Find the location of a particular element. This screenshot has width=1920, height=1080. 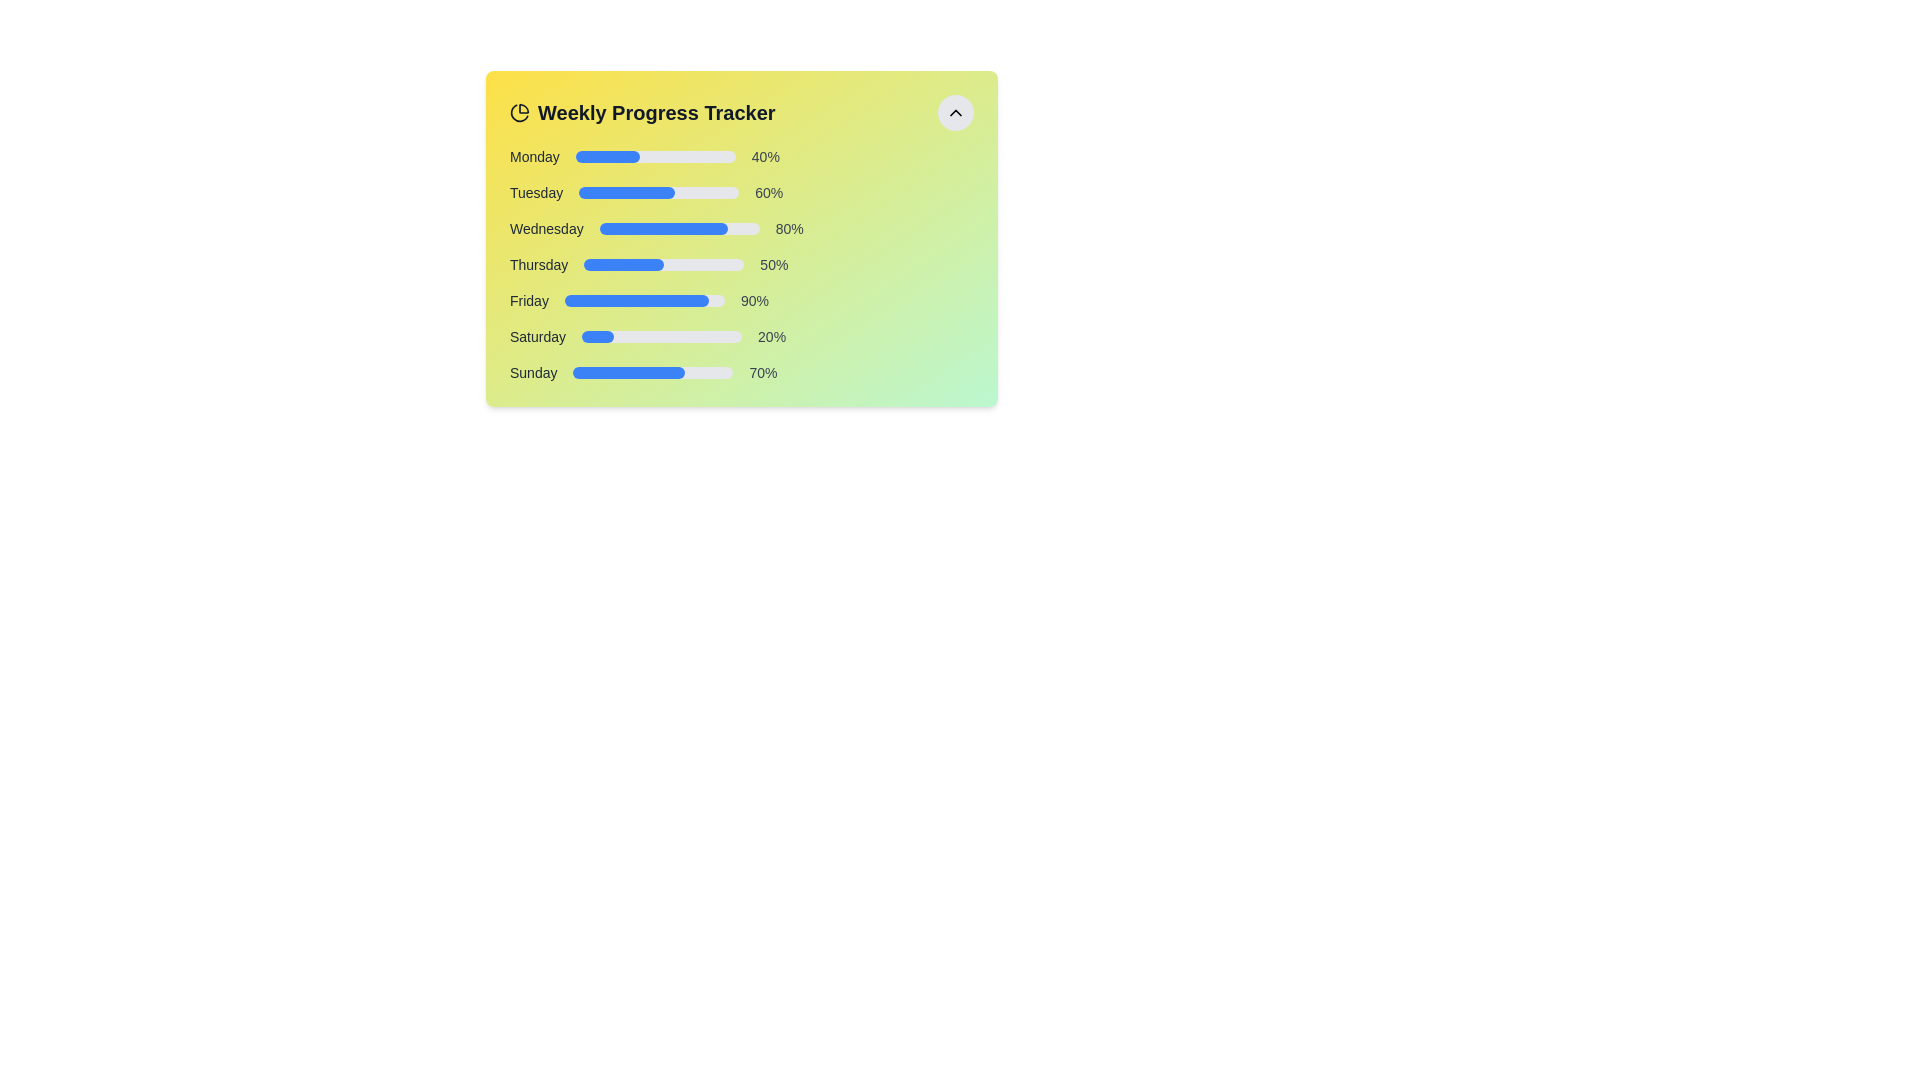

the progress visually by interacting with the first horizontal progress bar indicating 40% completion in the weekly progress tracker layout is located at coordinates (655, 156).